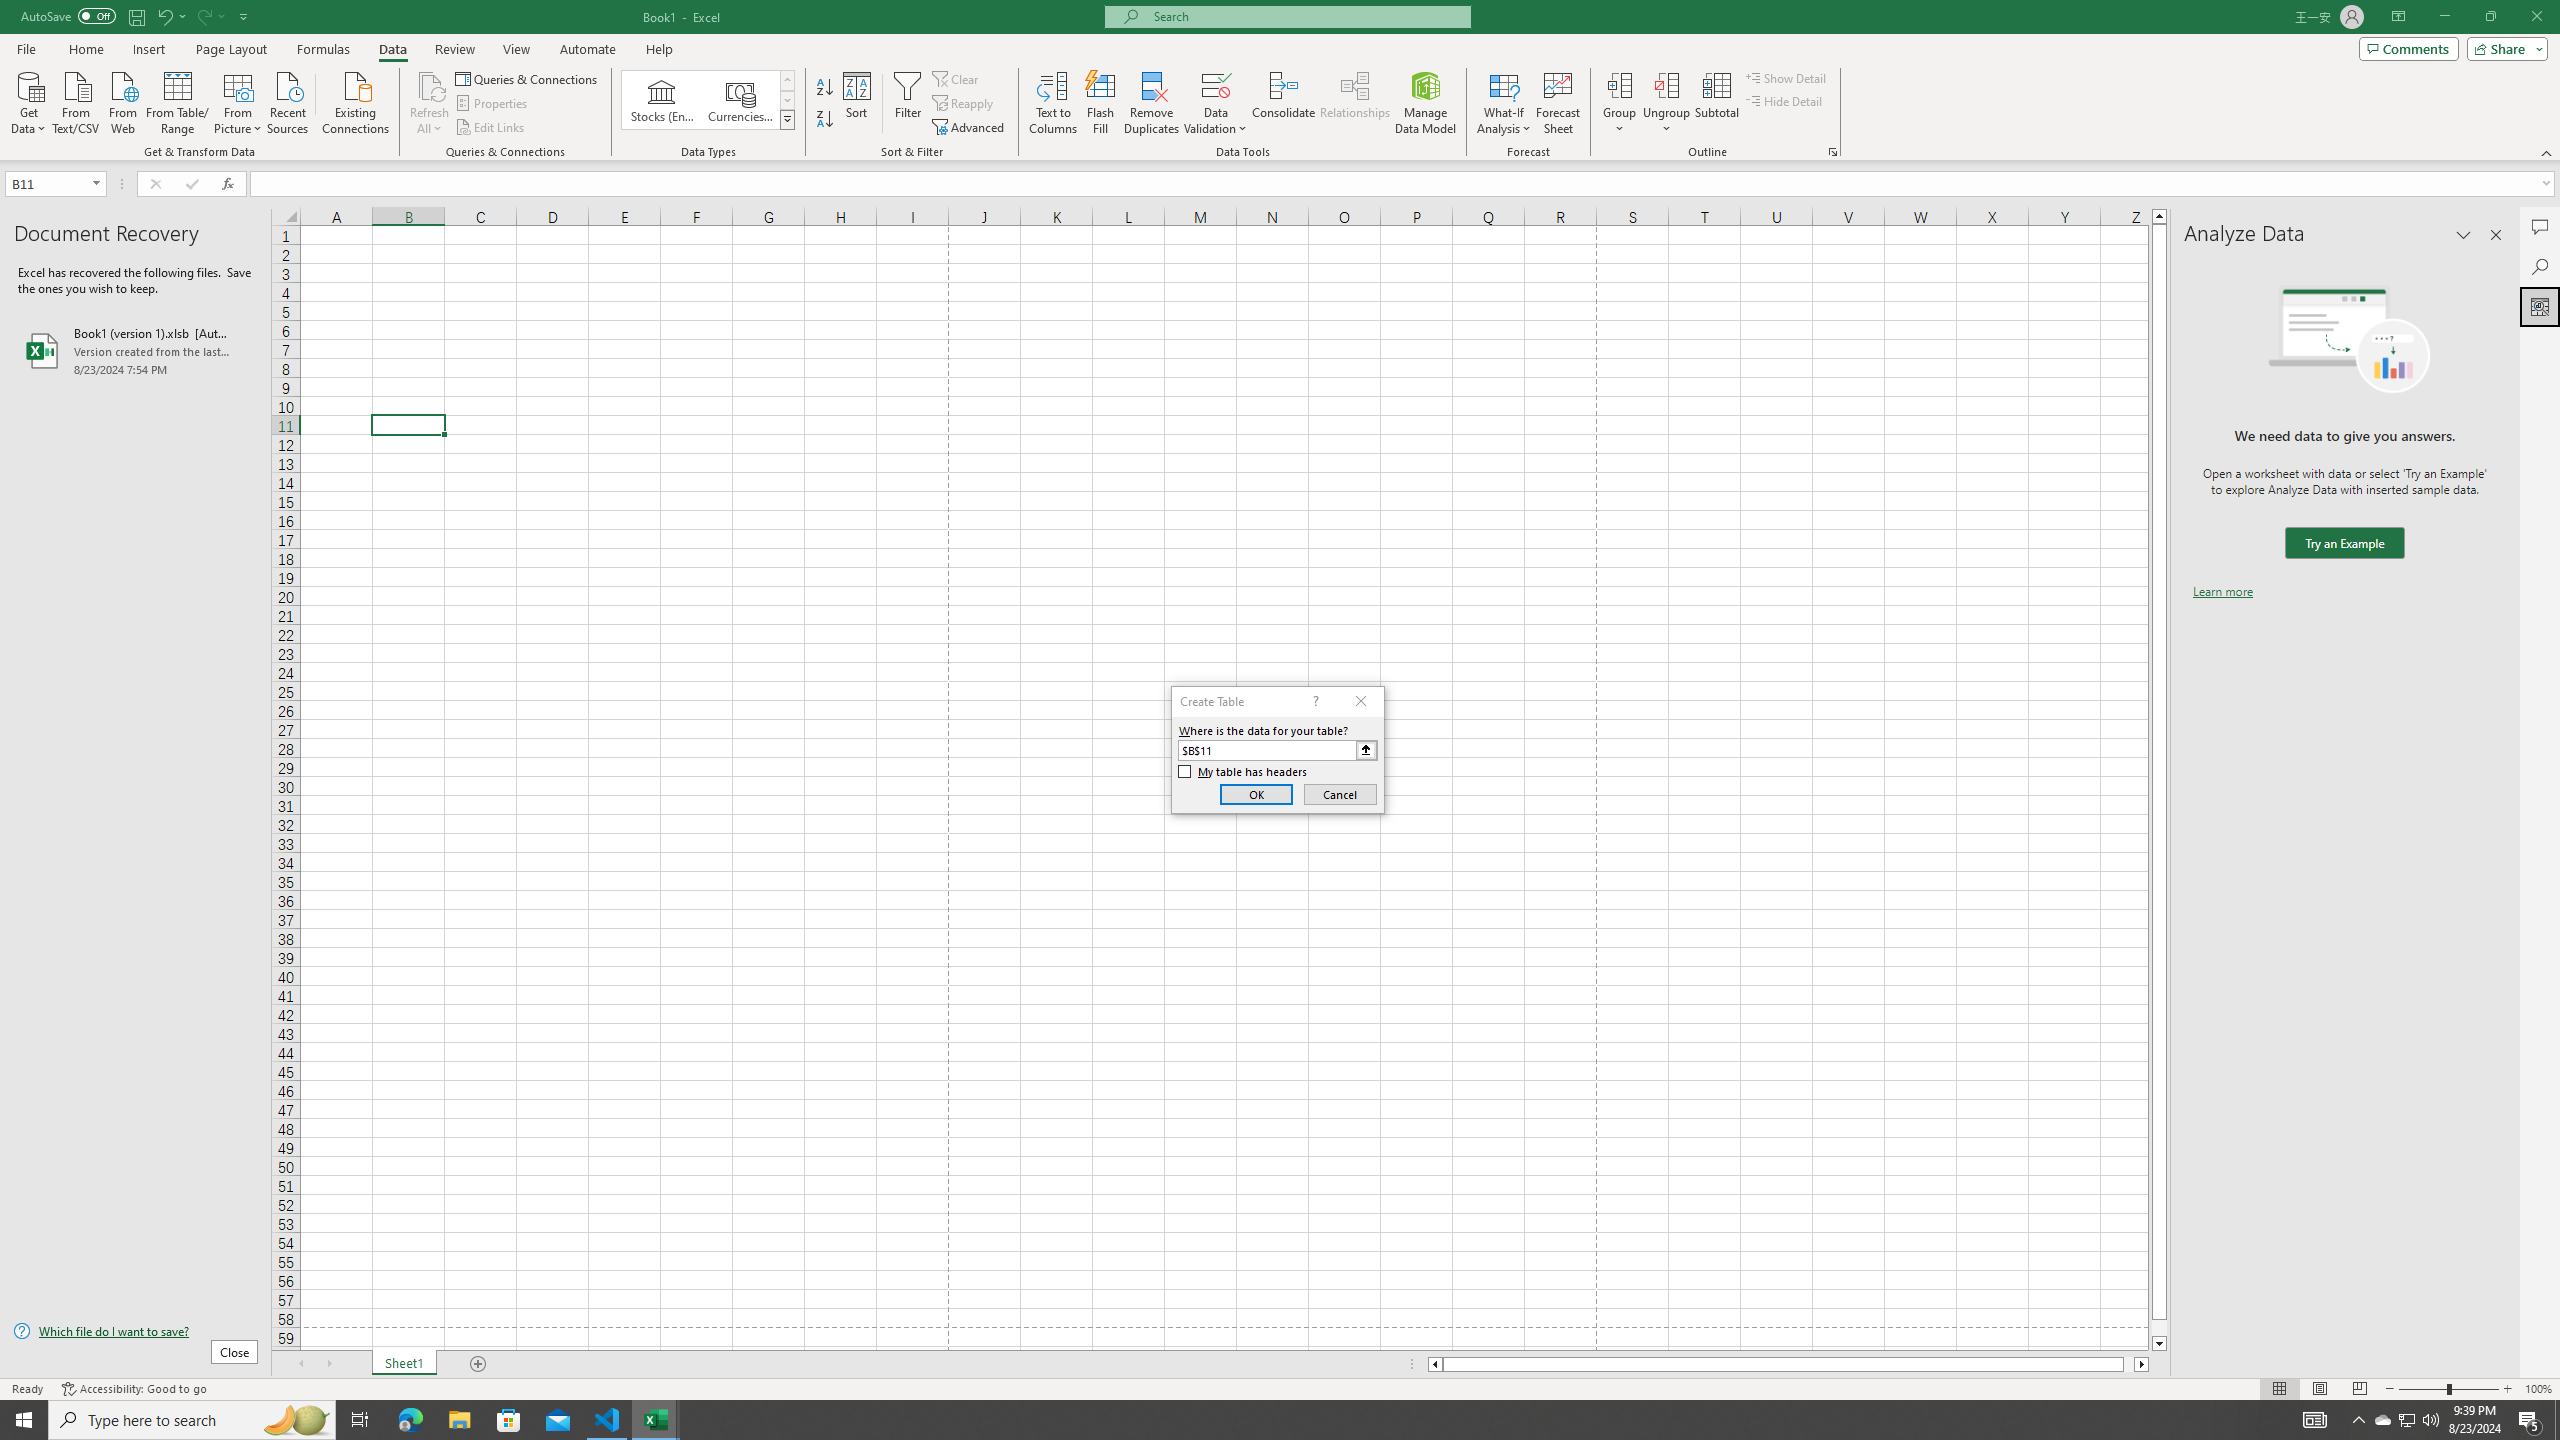 Image resolution: width=2560 pixels, height=1440 pixels. Describe the element at coordinates (824, 87) in the screenshot. I see `'Sort A to Z'` at that location.